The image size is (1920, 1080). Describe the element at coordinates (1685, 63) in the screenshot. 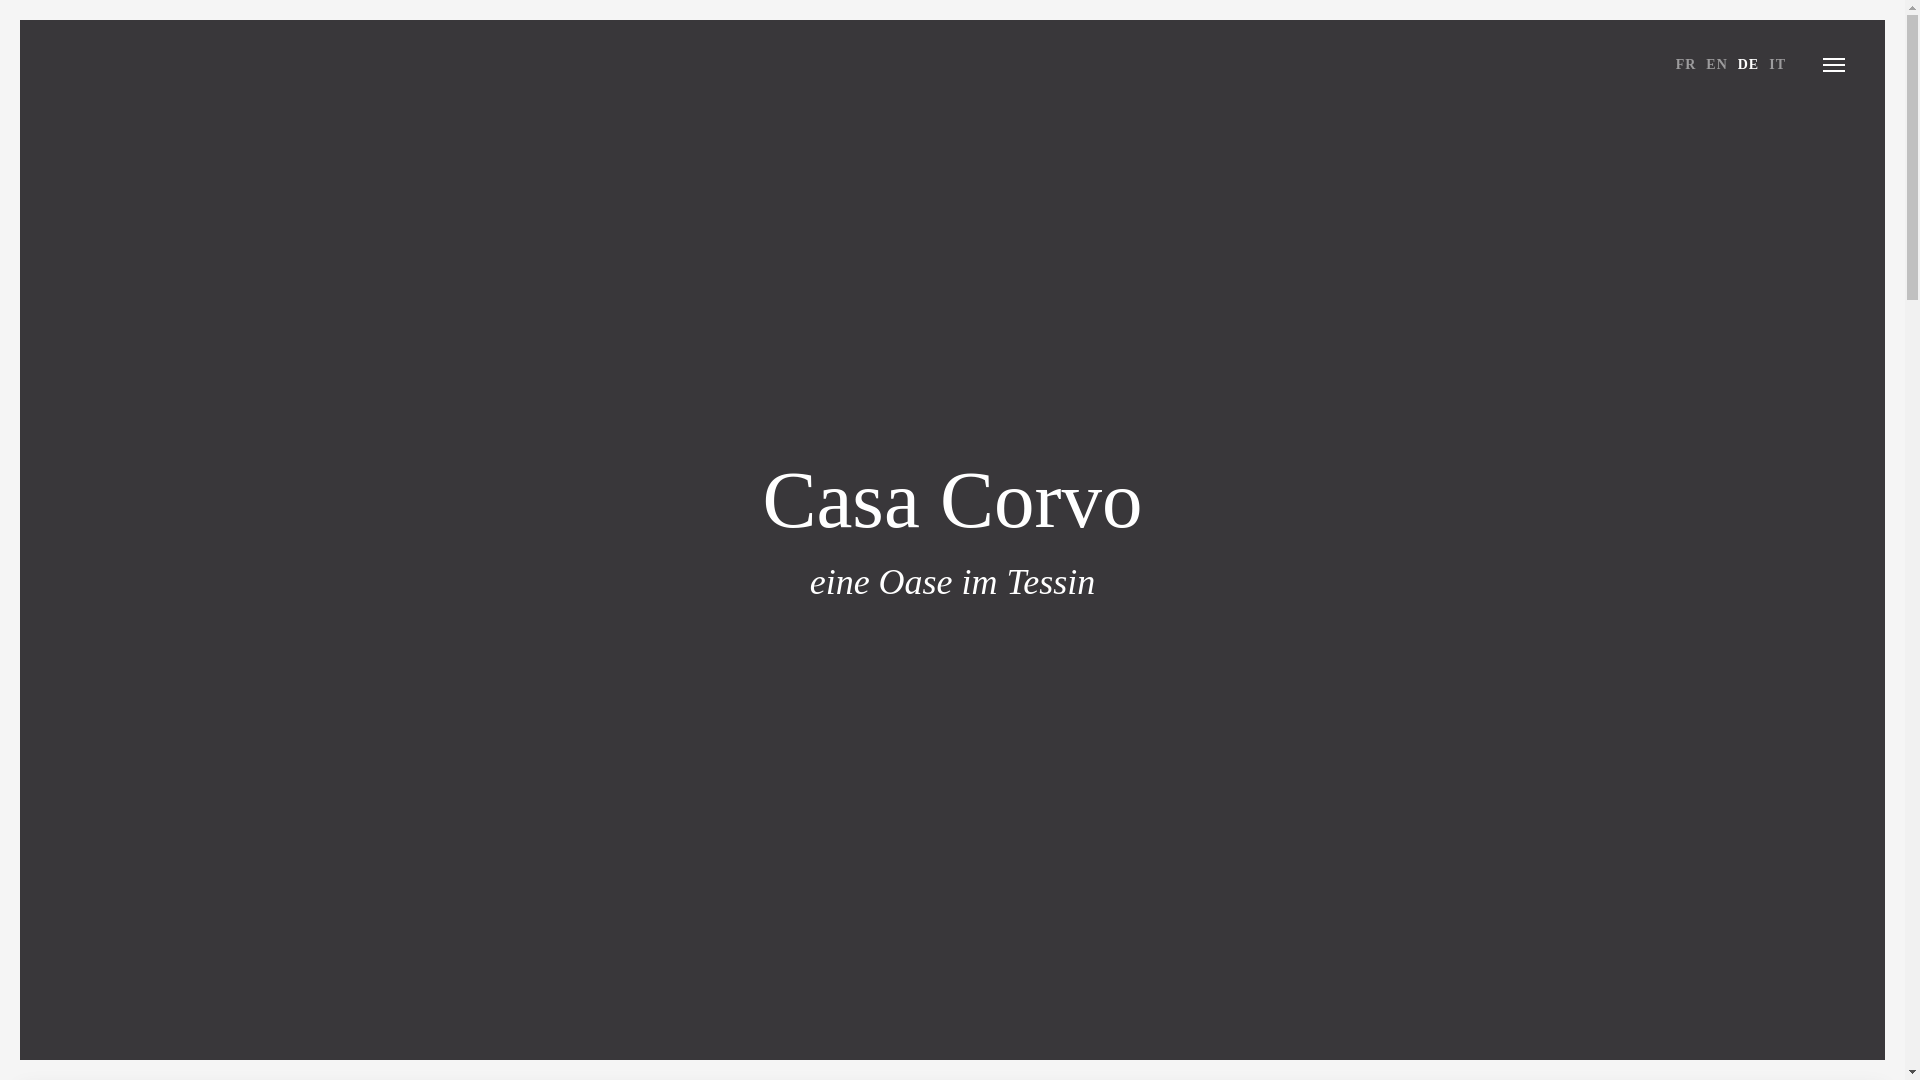

I see `'FR'` at that location.